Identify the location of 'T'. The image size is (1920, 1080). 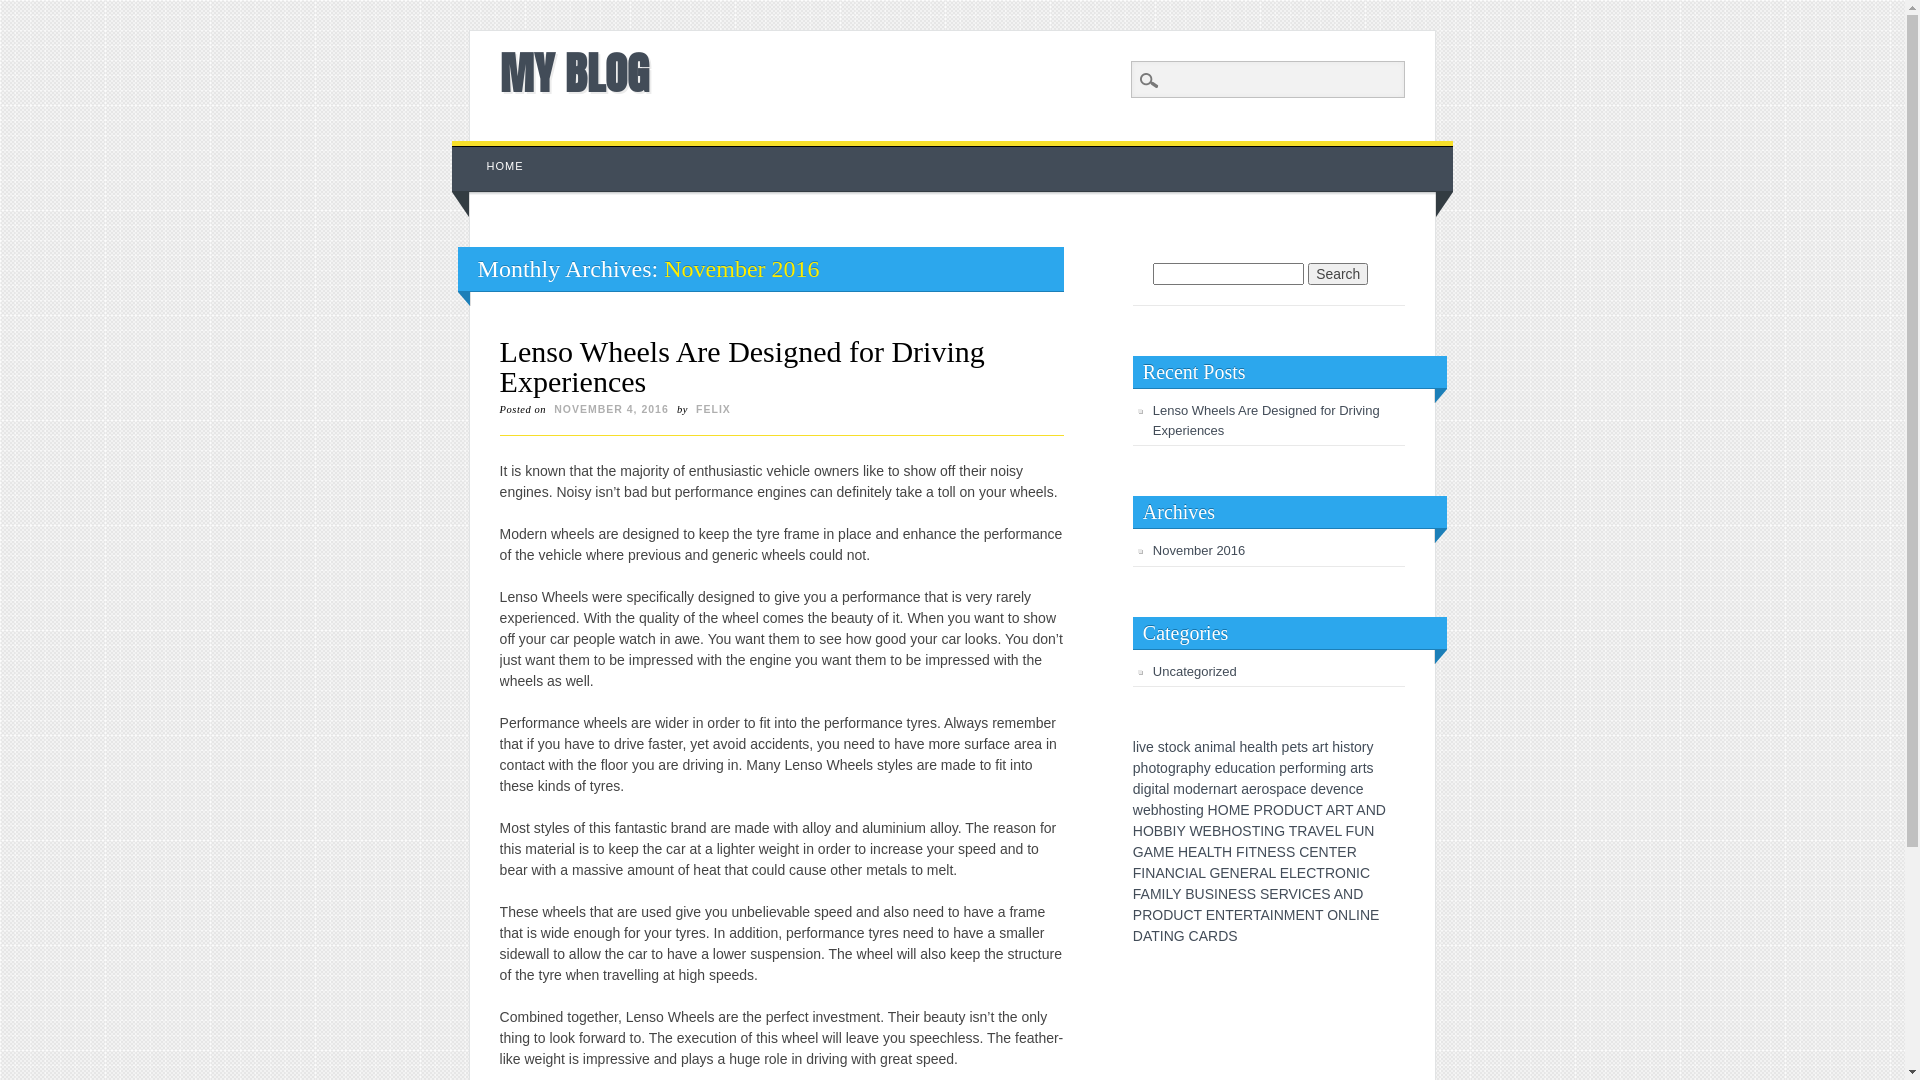
(1252, 852).